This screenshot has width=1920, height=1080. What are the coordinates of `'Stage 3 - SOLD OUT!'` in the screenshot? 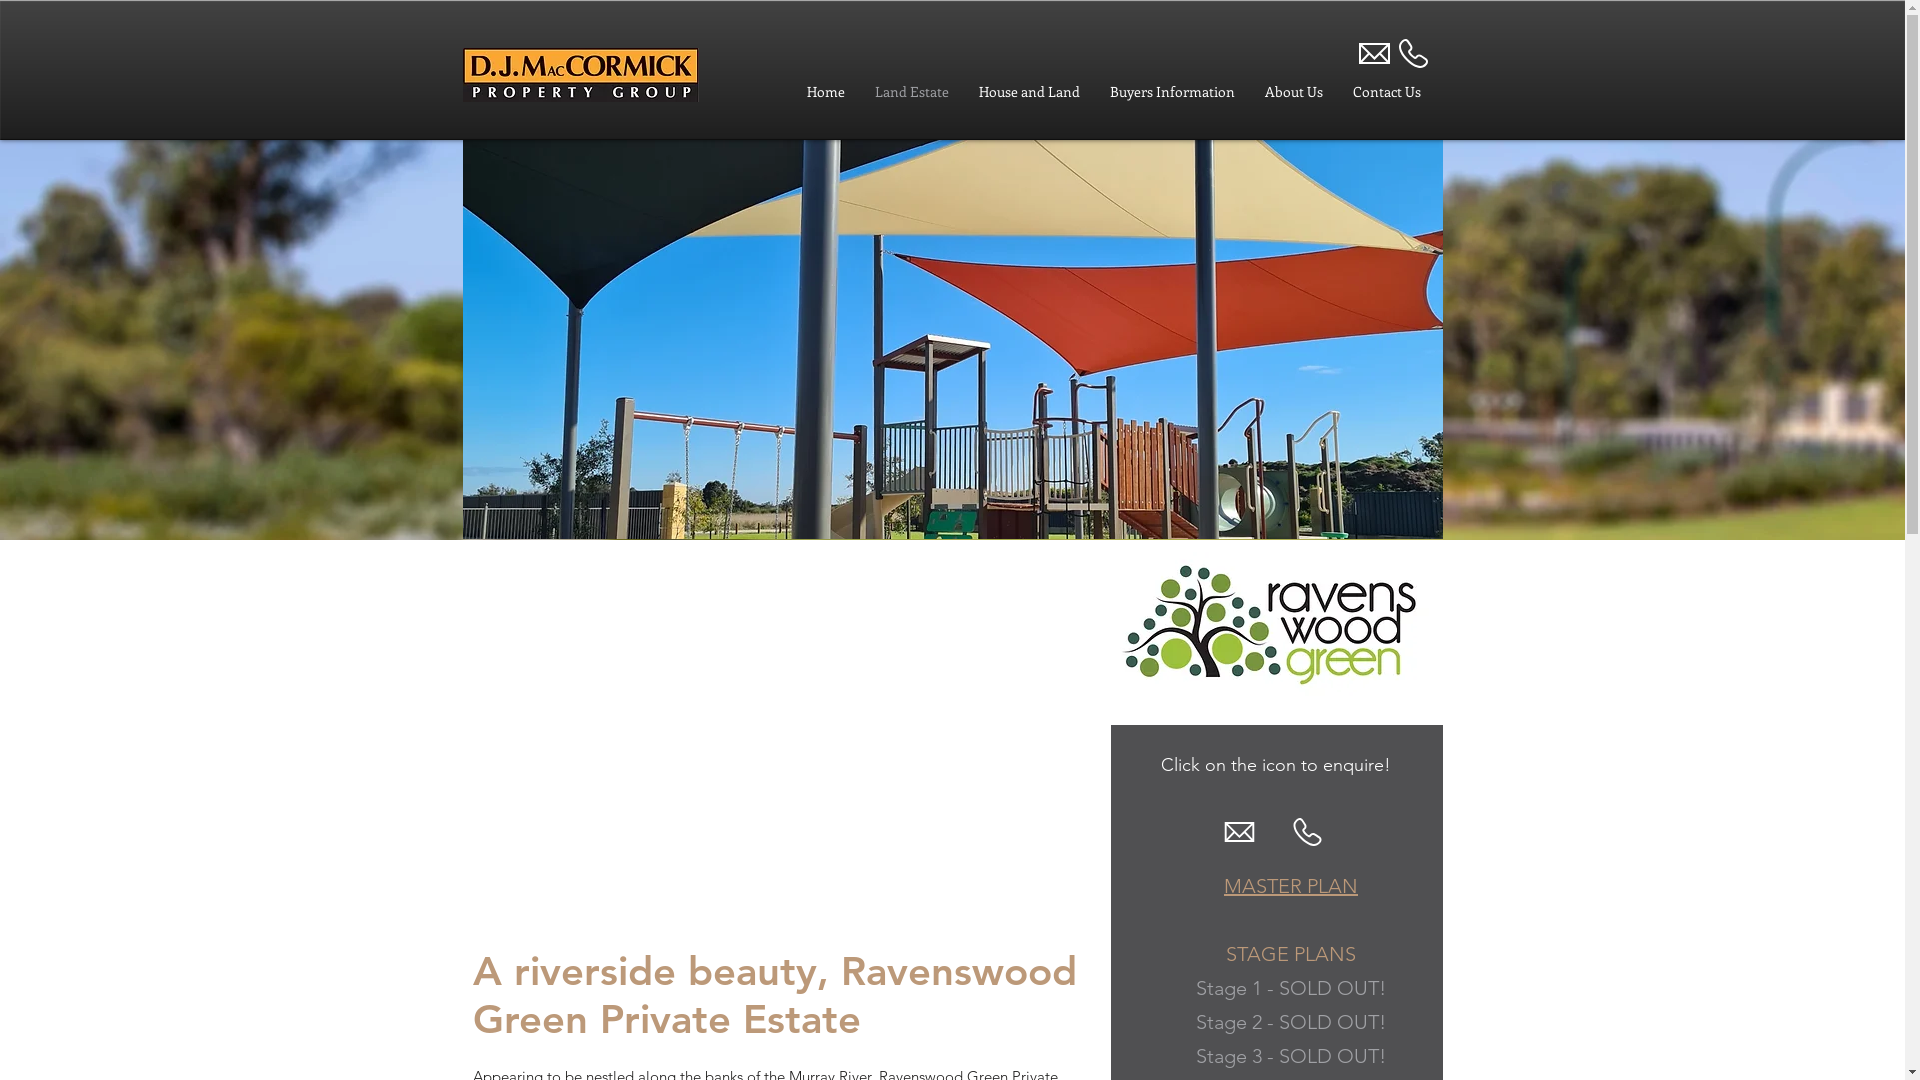 It's located at (1291, 1055).